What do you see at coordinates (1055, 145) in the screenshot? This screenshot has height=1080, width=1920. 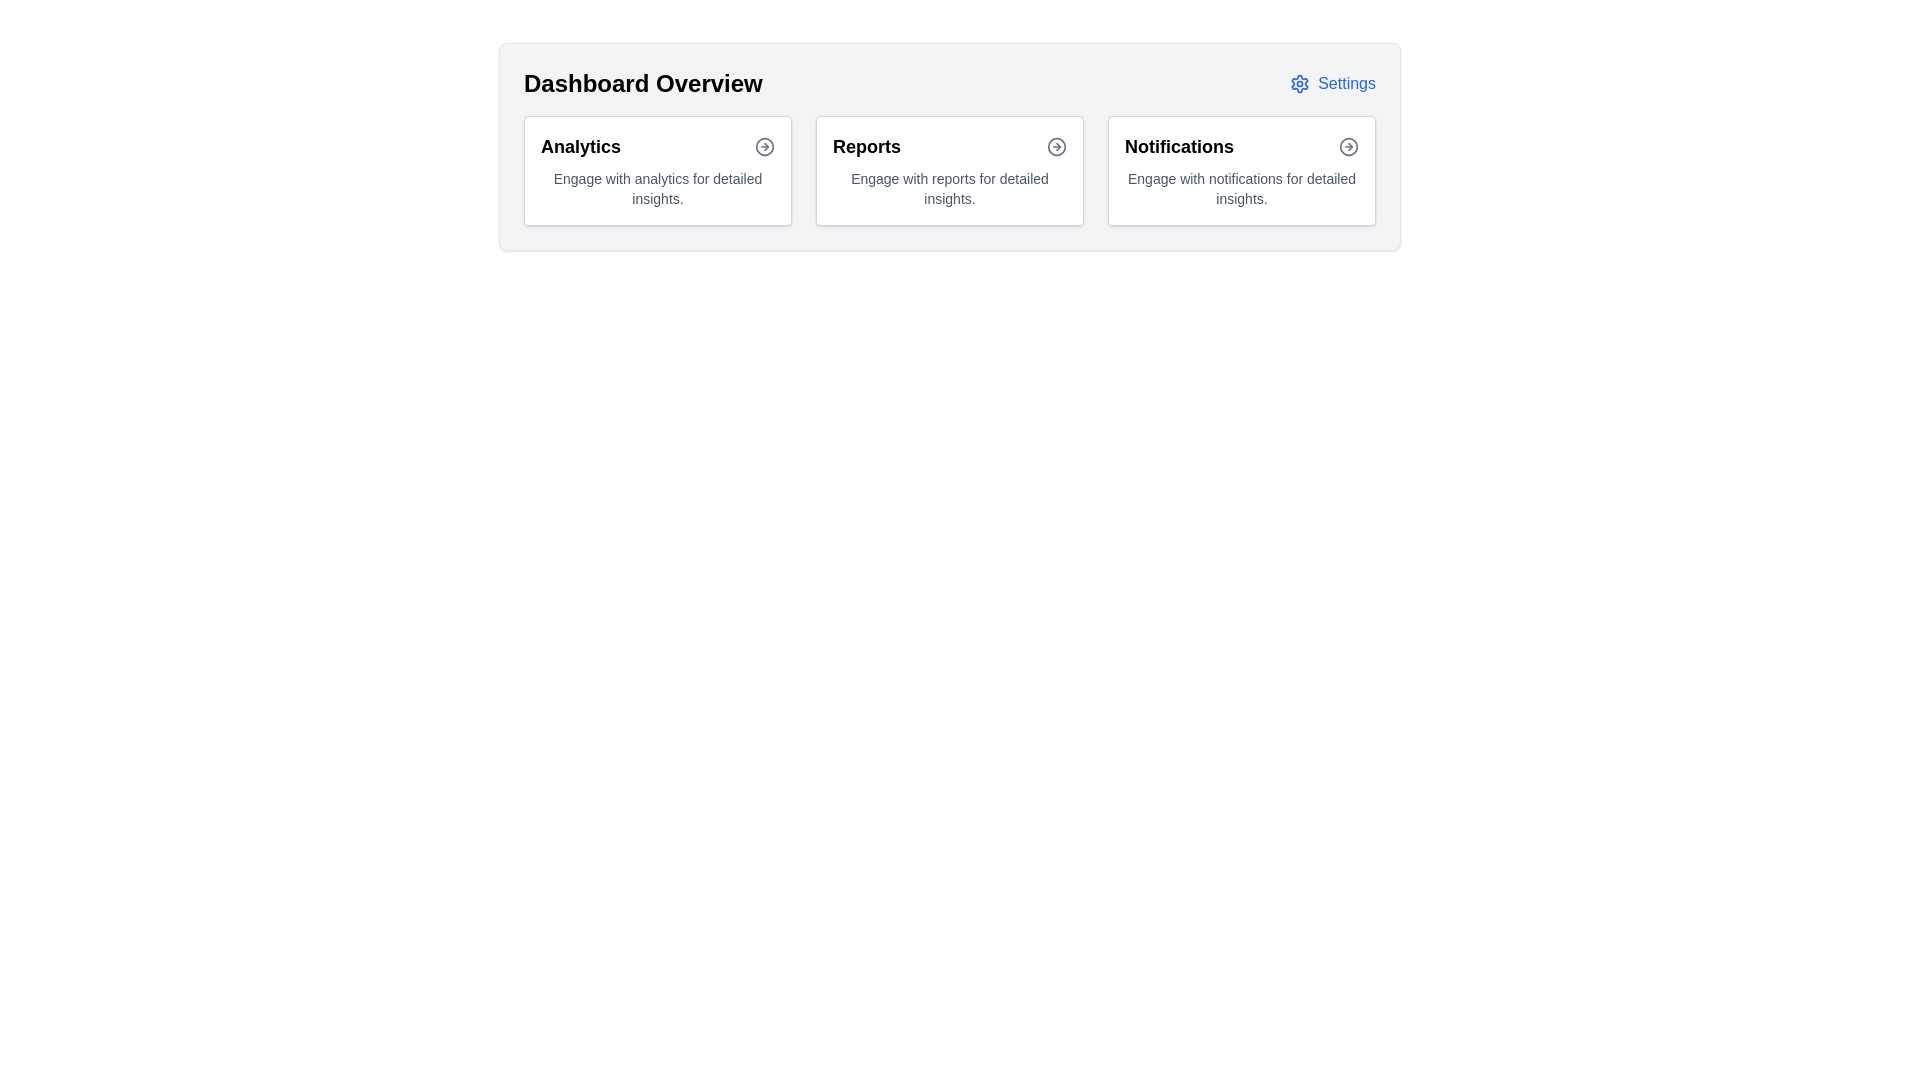 I see `the circular graphical icon component located in the Reports card at the top-right corner` at bounding box center [1055, 145].